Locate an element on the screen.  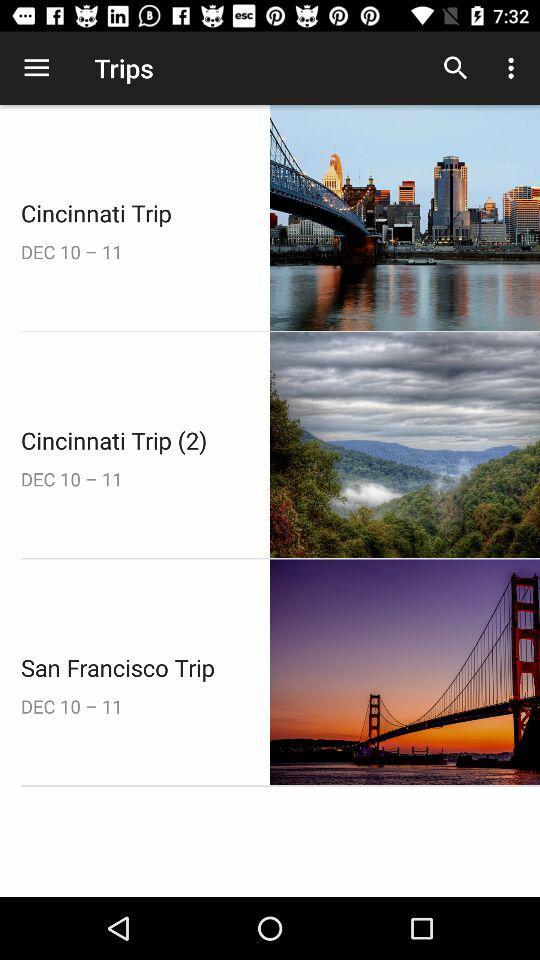
the item to the left of trips item is located at coordinates (36, 68).